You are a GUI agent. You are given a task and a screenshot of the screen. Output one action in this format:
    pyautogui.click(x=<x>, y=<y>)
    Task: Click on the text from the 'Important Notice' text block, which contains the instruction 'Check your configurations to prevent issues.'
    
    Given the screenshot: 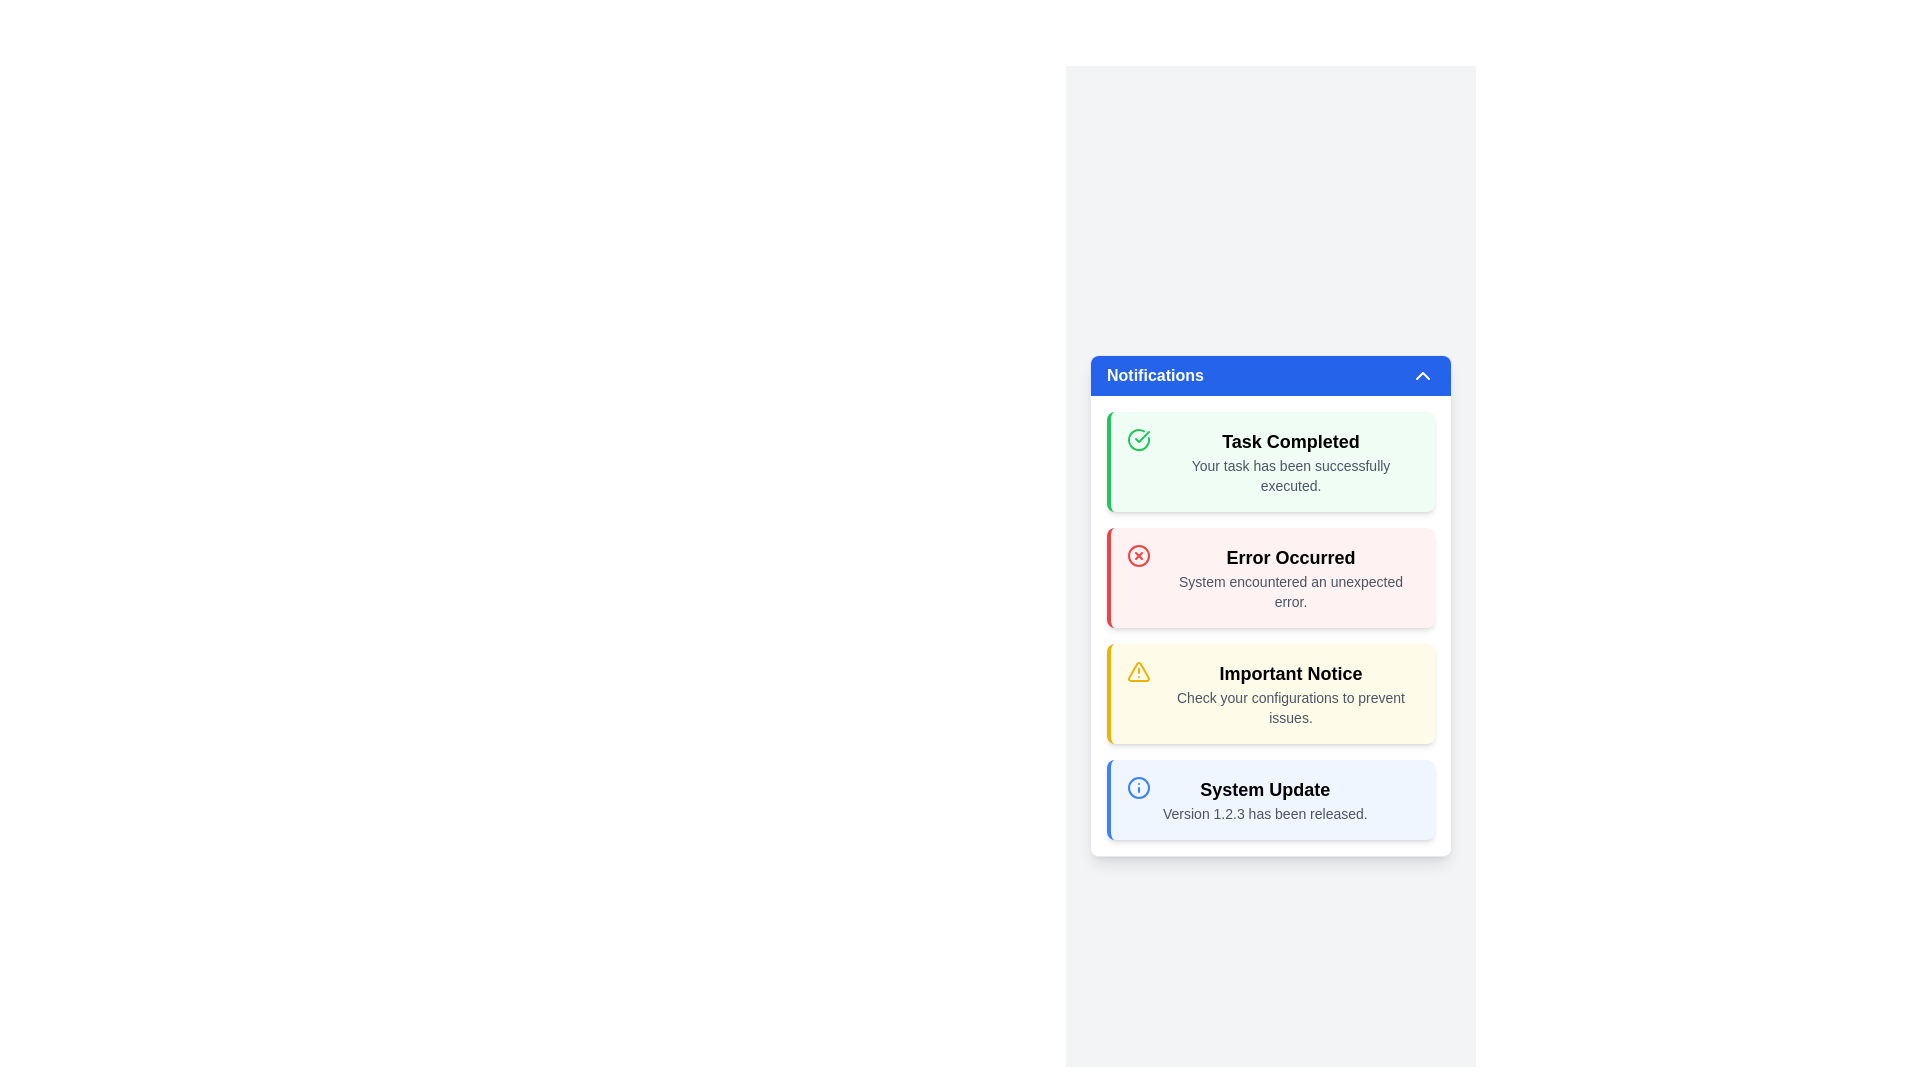 What is the action you would take?
    pyautogui.click(x=1291, y=693)
    